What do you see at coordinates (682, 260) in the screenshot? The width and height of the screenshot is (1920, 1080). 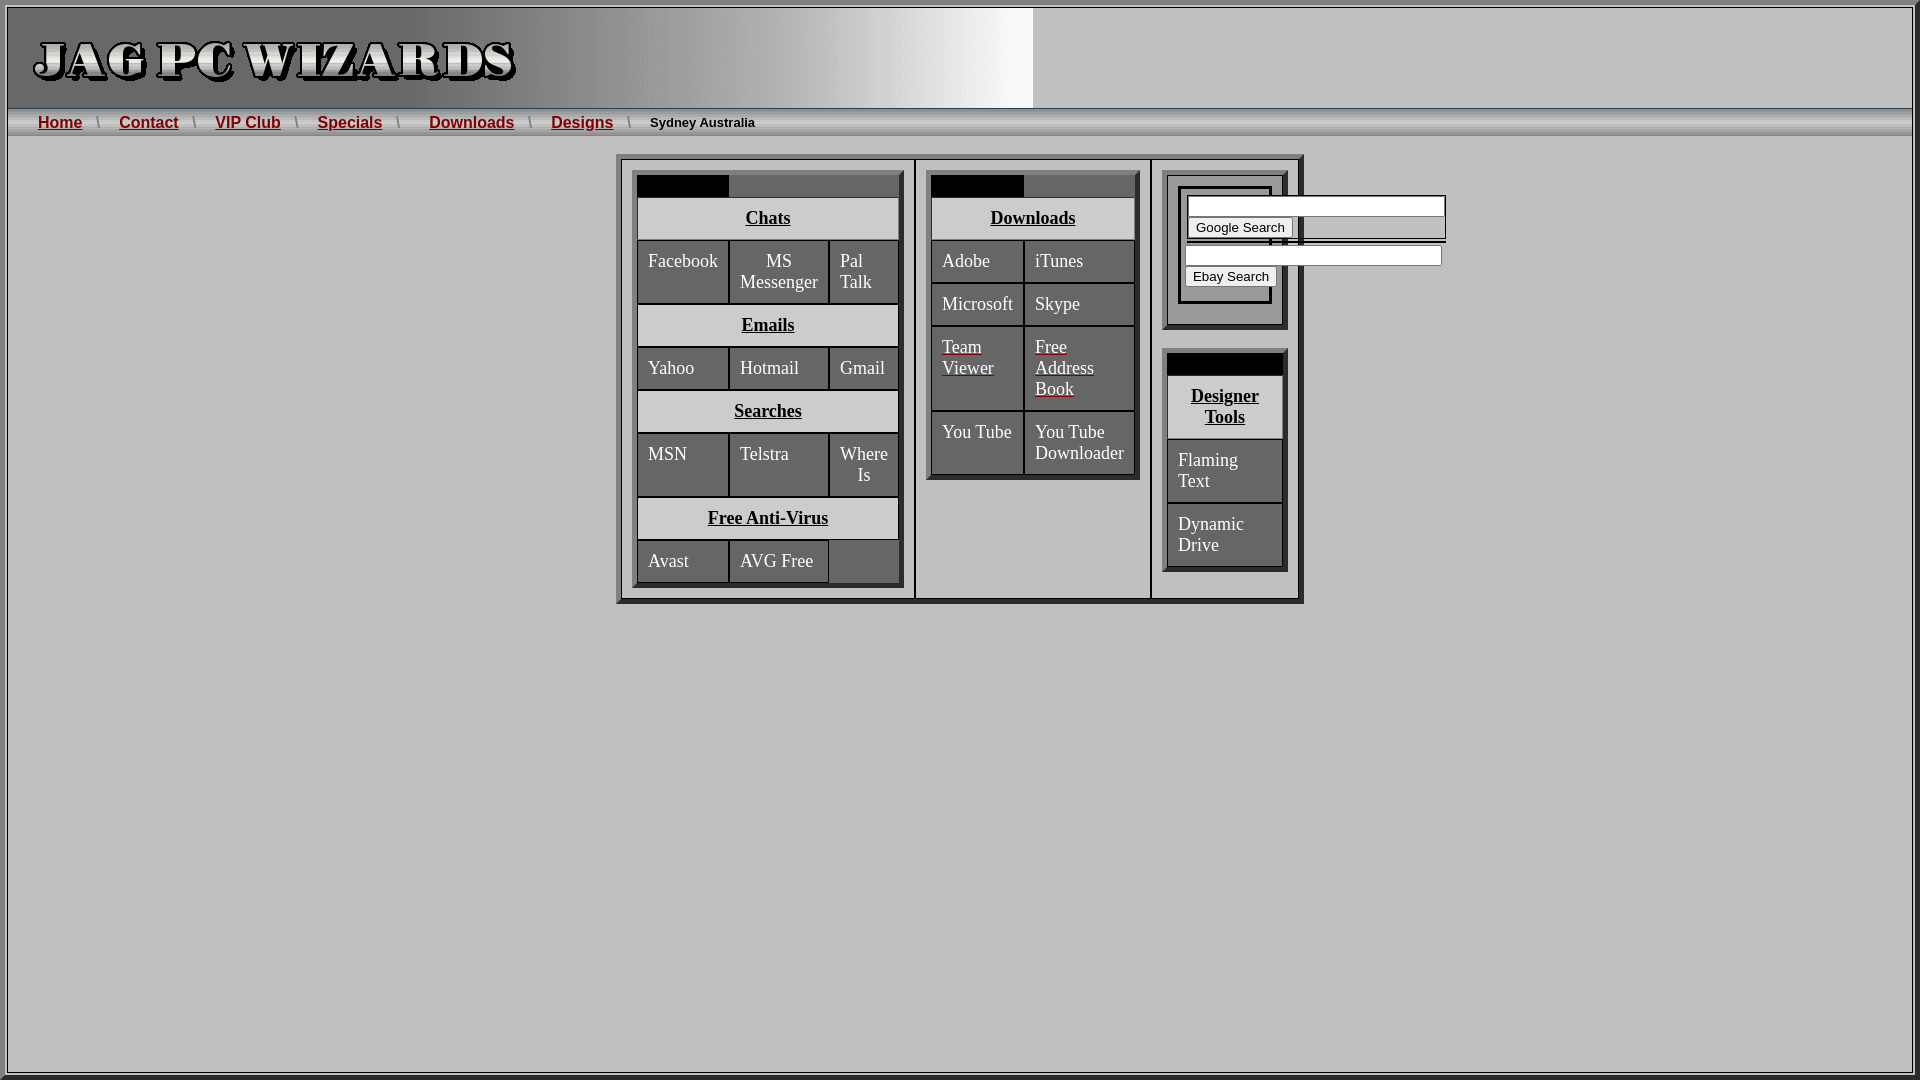 I see `'Facebook'` at bounding box center [682, 260].